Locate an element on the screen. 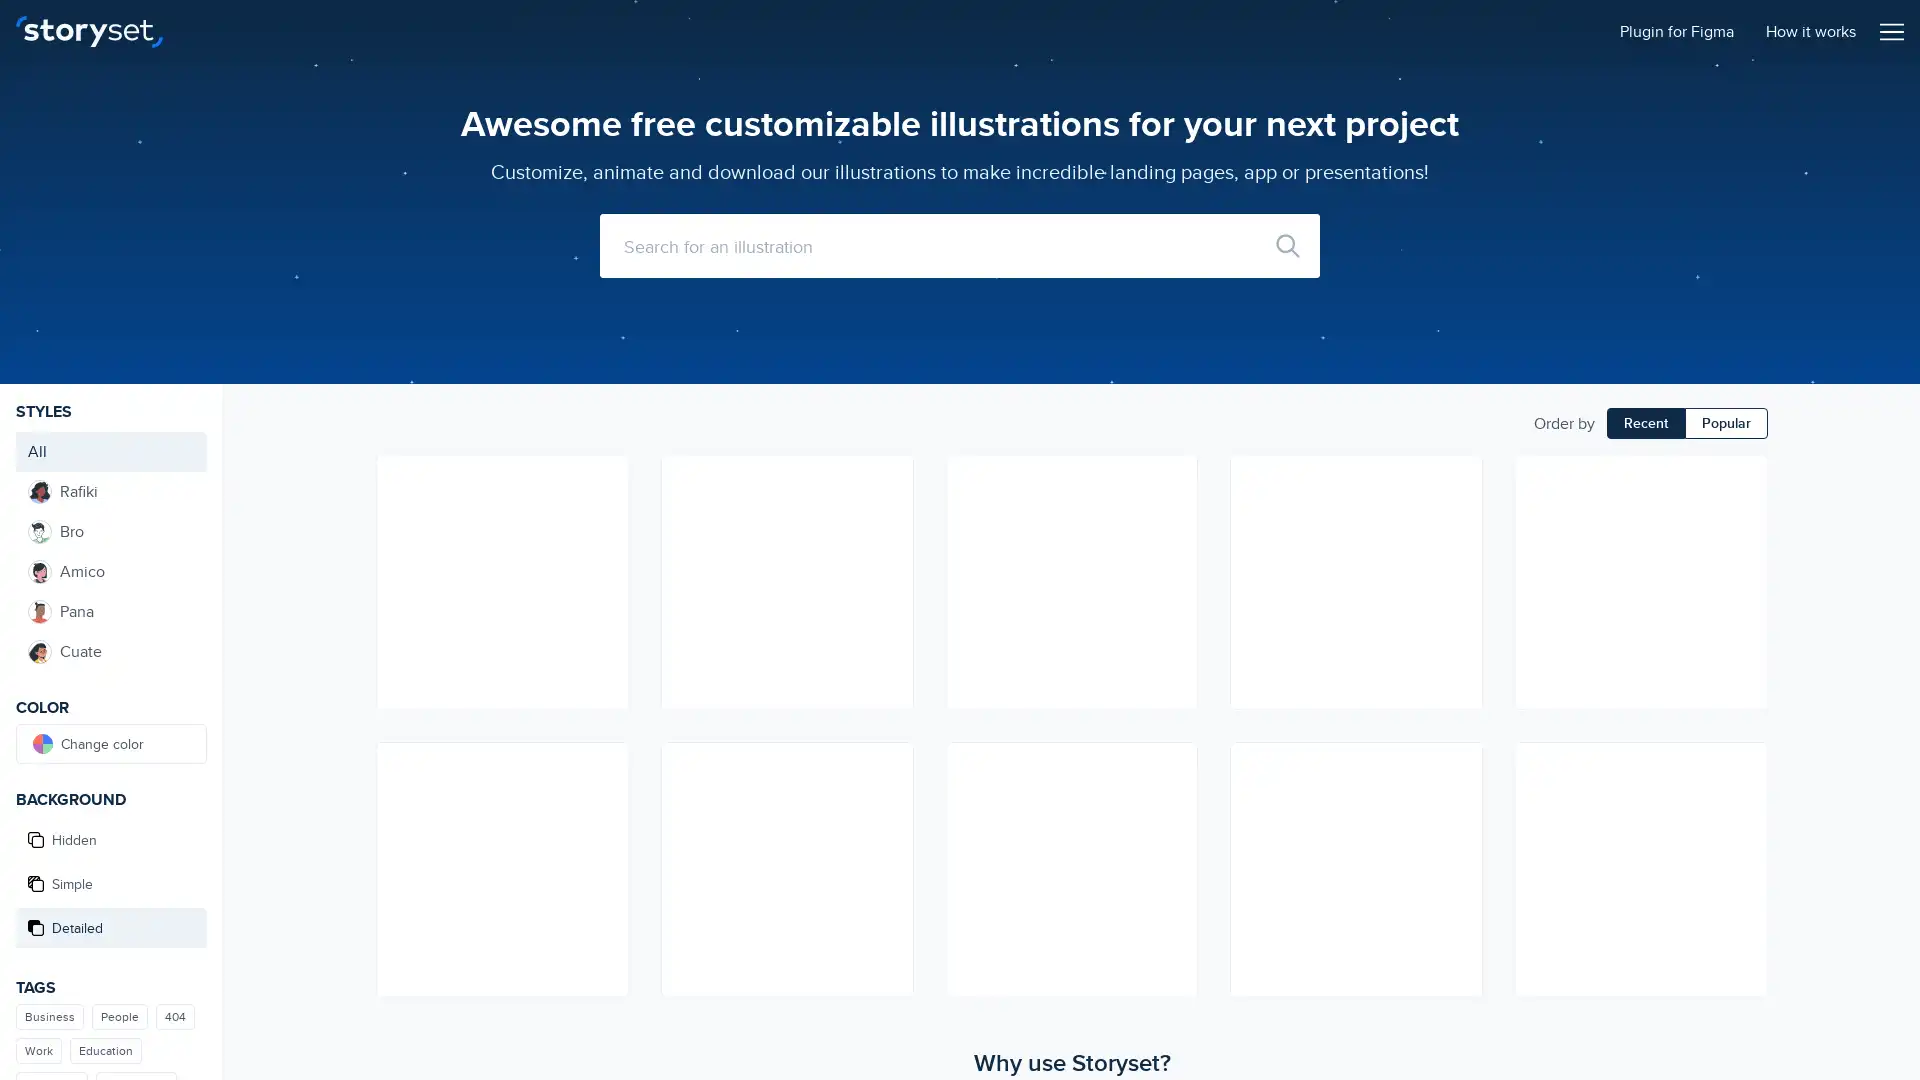  download icon Download is located at coordinates (602, 515).